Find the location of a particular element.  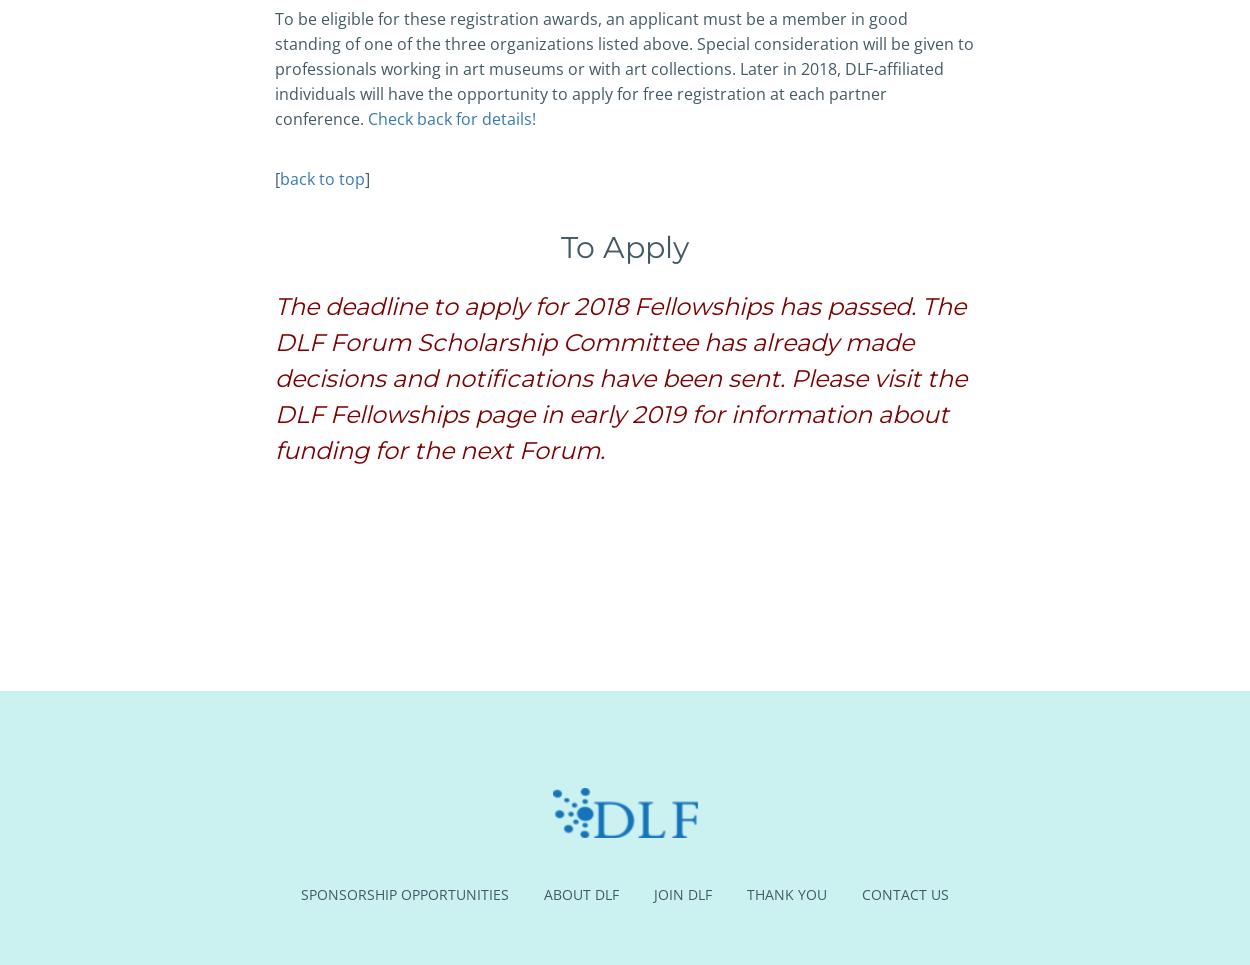

']' is located at coordinates (366, 178).